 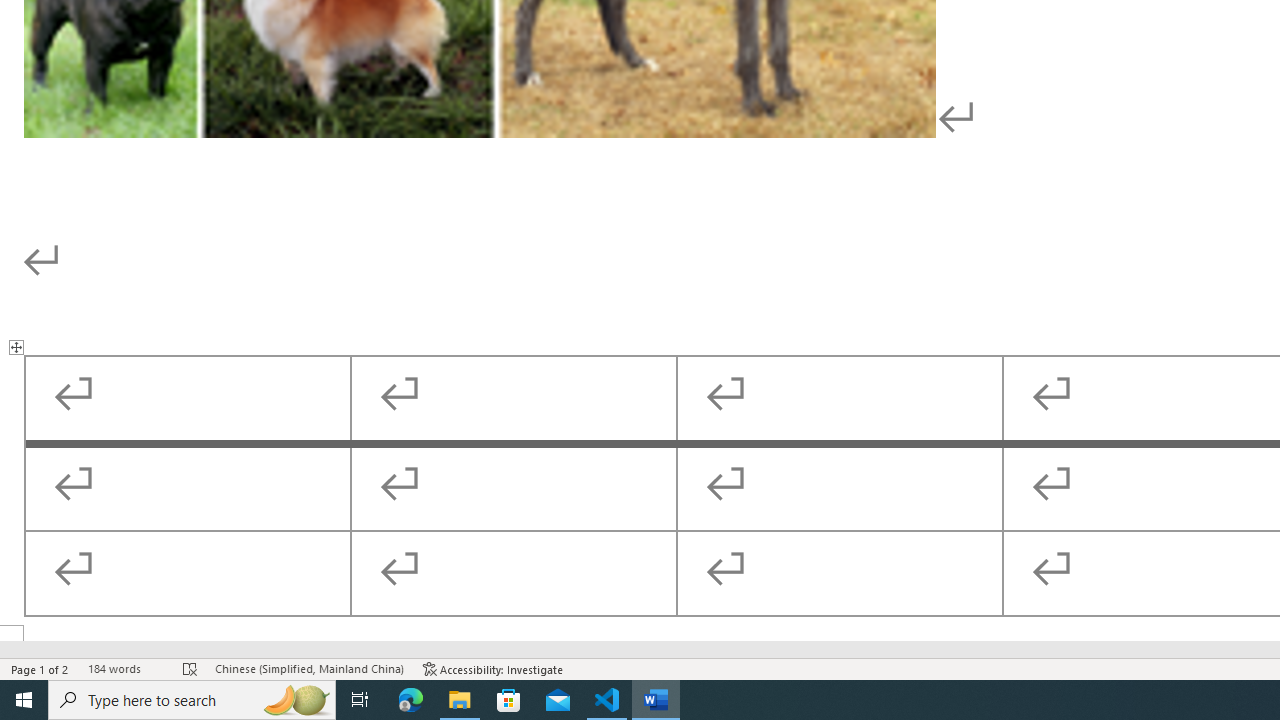 I want to click on 'Word Count 184 words', so click(x=124, y=669).